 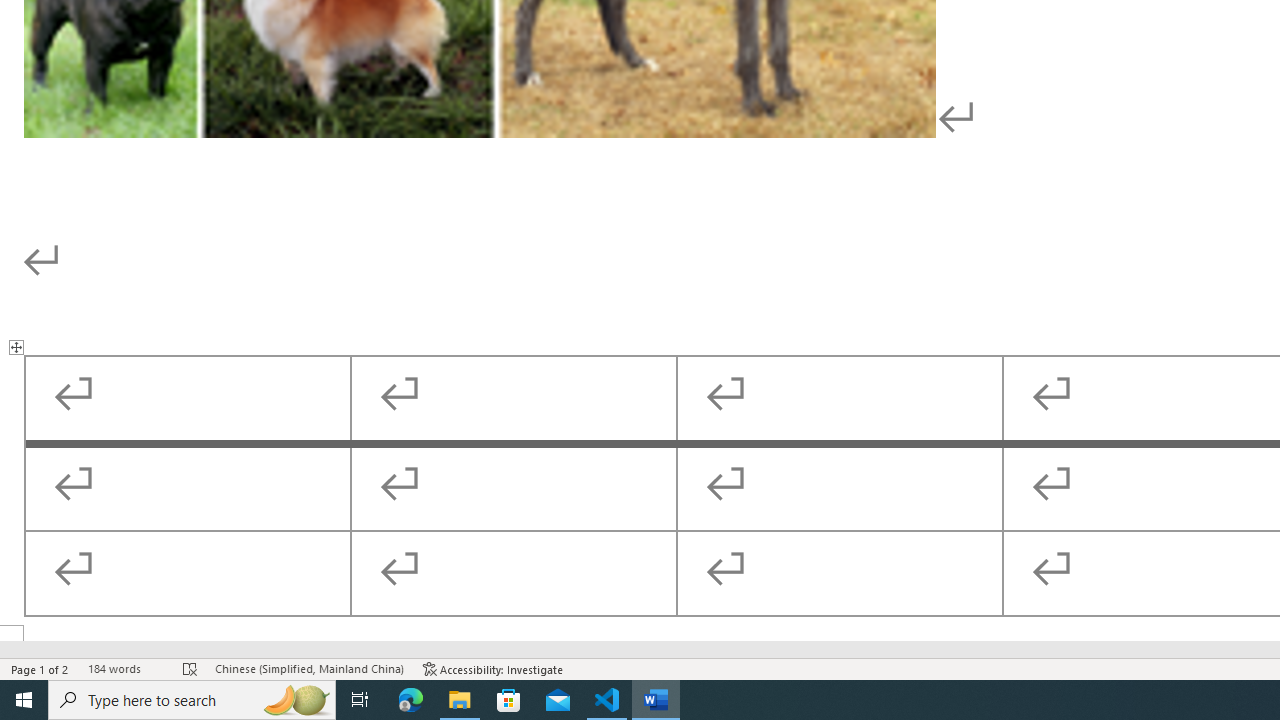 I want to click on 'Word Count 184 words', so click(x=124, y=669).